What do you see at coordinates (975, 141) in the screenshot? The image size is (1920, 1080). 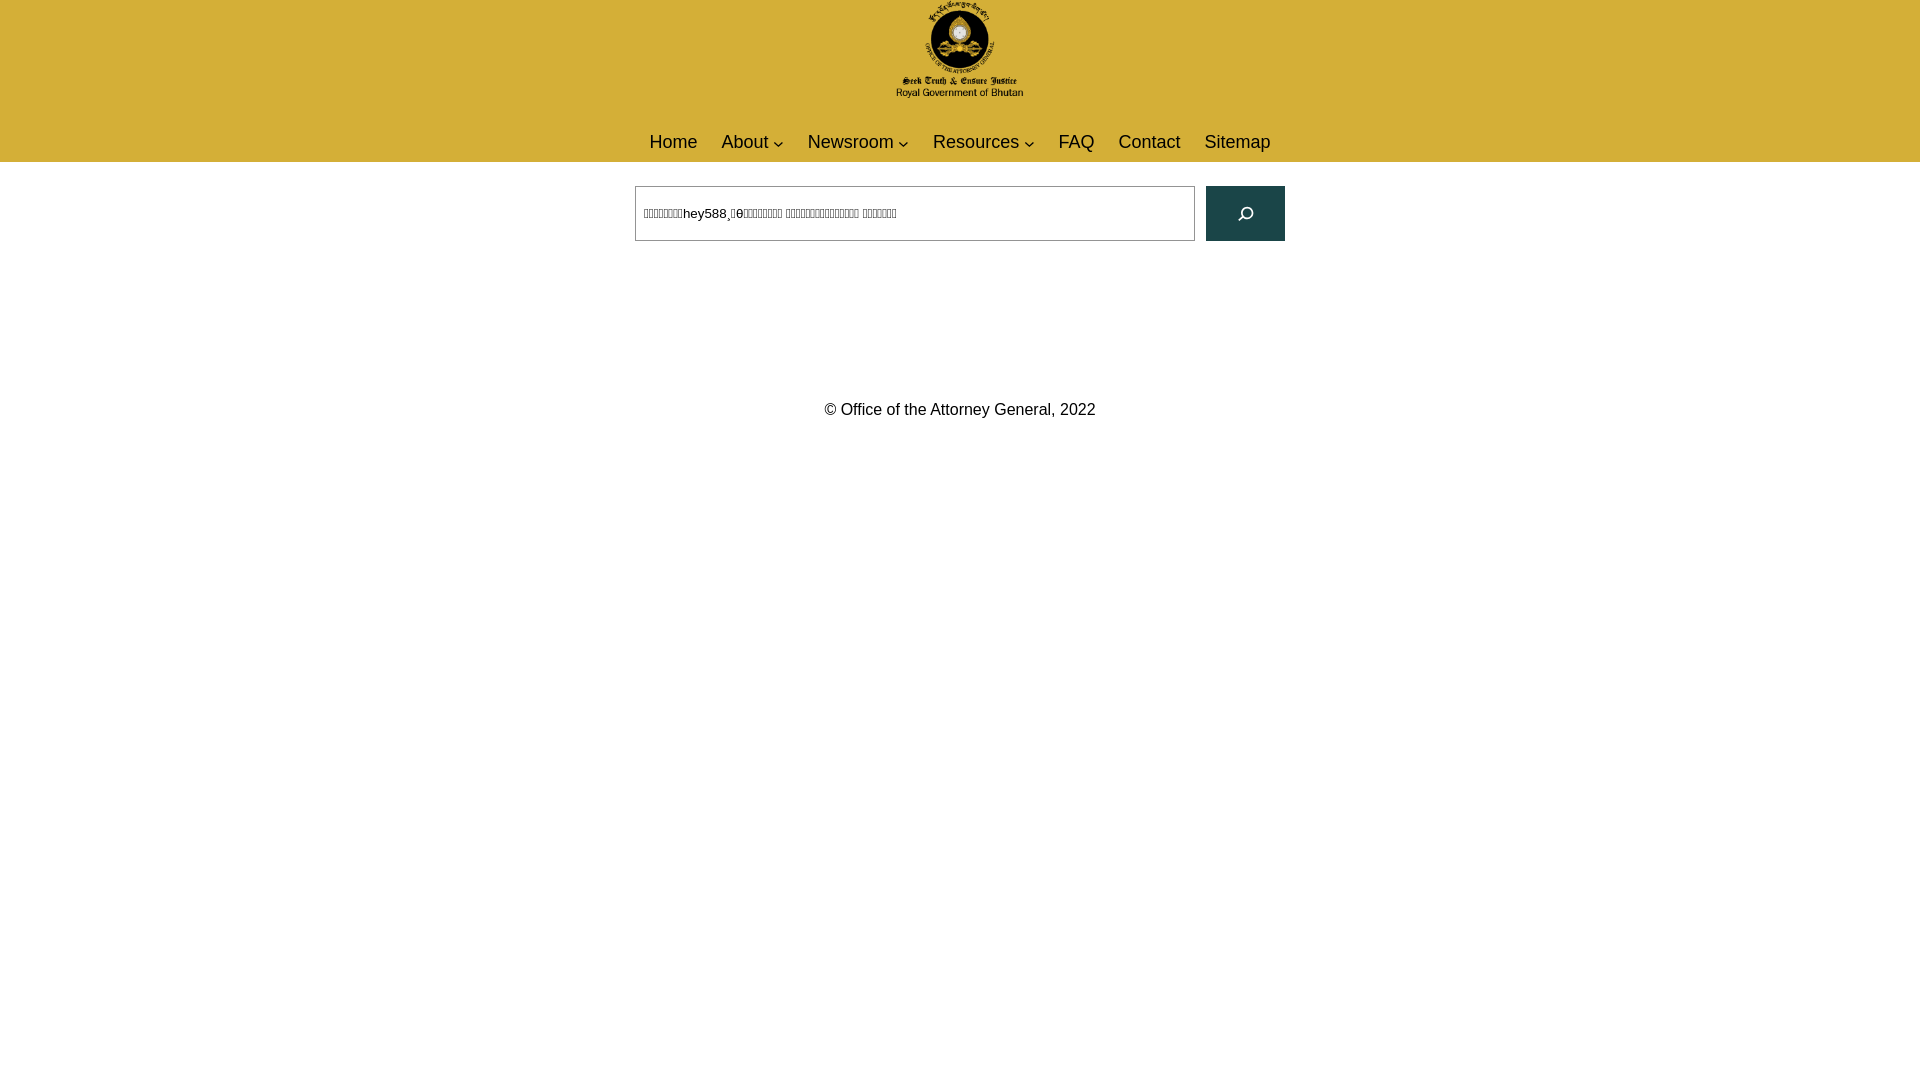 I see `'Resources'` at bounding box center [975, 141].